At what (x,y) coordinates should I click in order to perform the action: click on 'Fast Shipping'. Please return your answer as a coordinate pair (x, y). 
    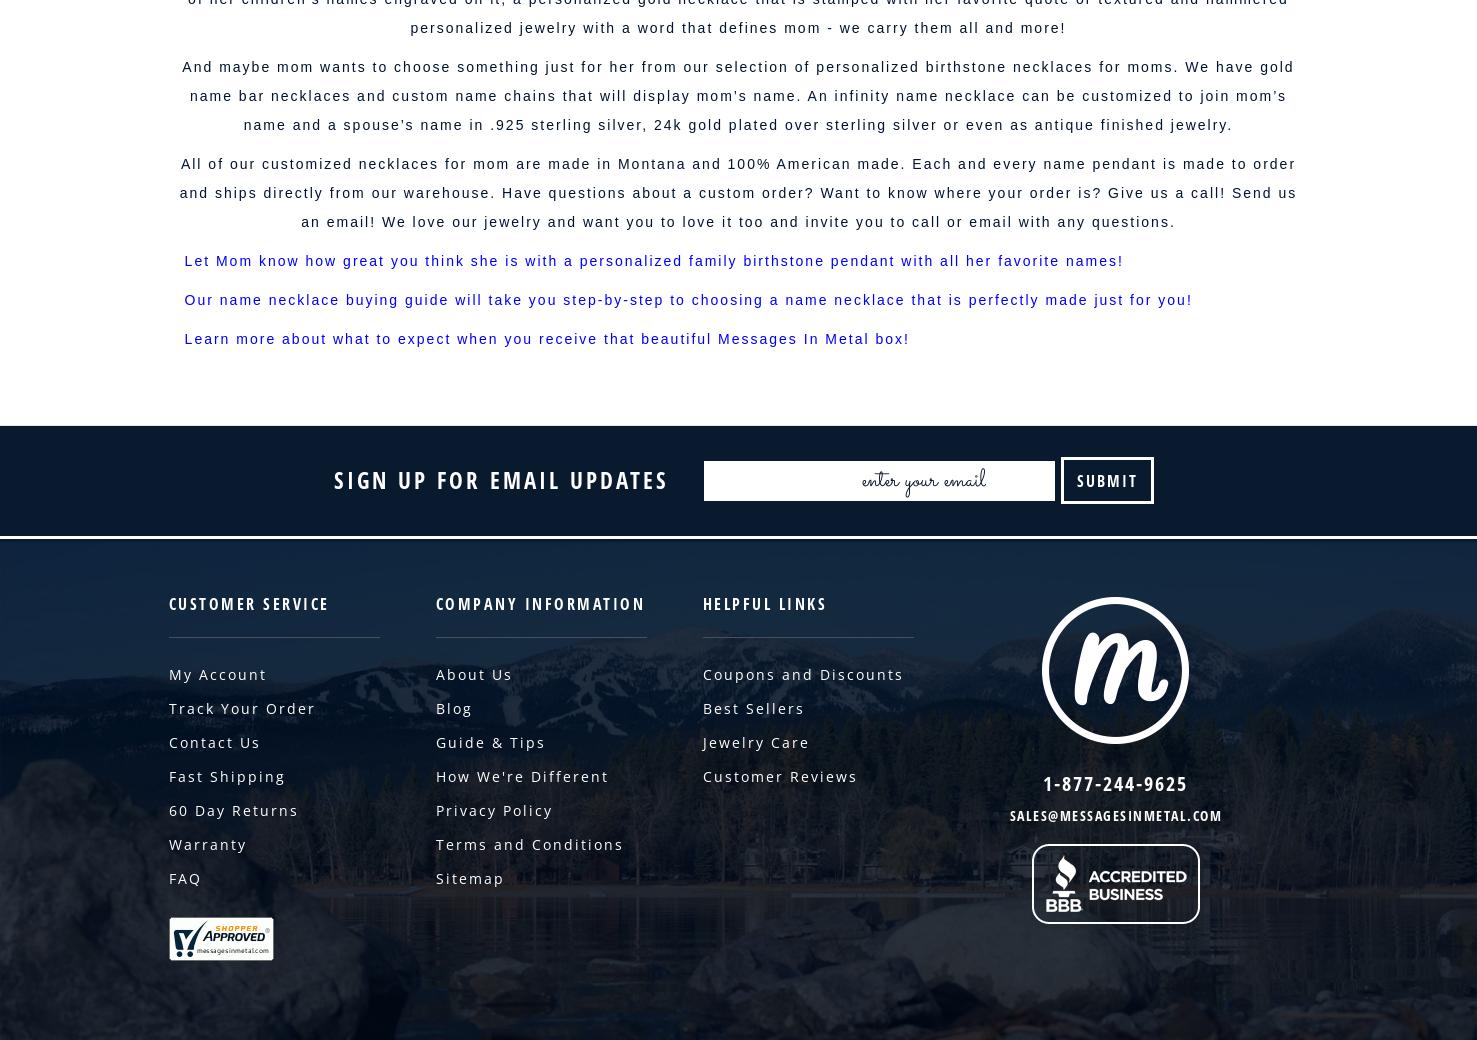
    Looking at the image, I should click on (166, 776).